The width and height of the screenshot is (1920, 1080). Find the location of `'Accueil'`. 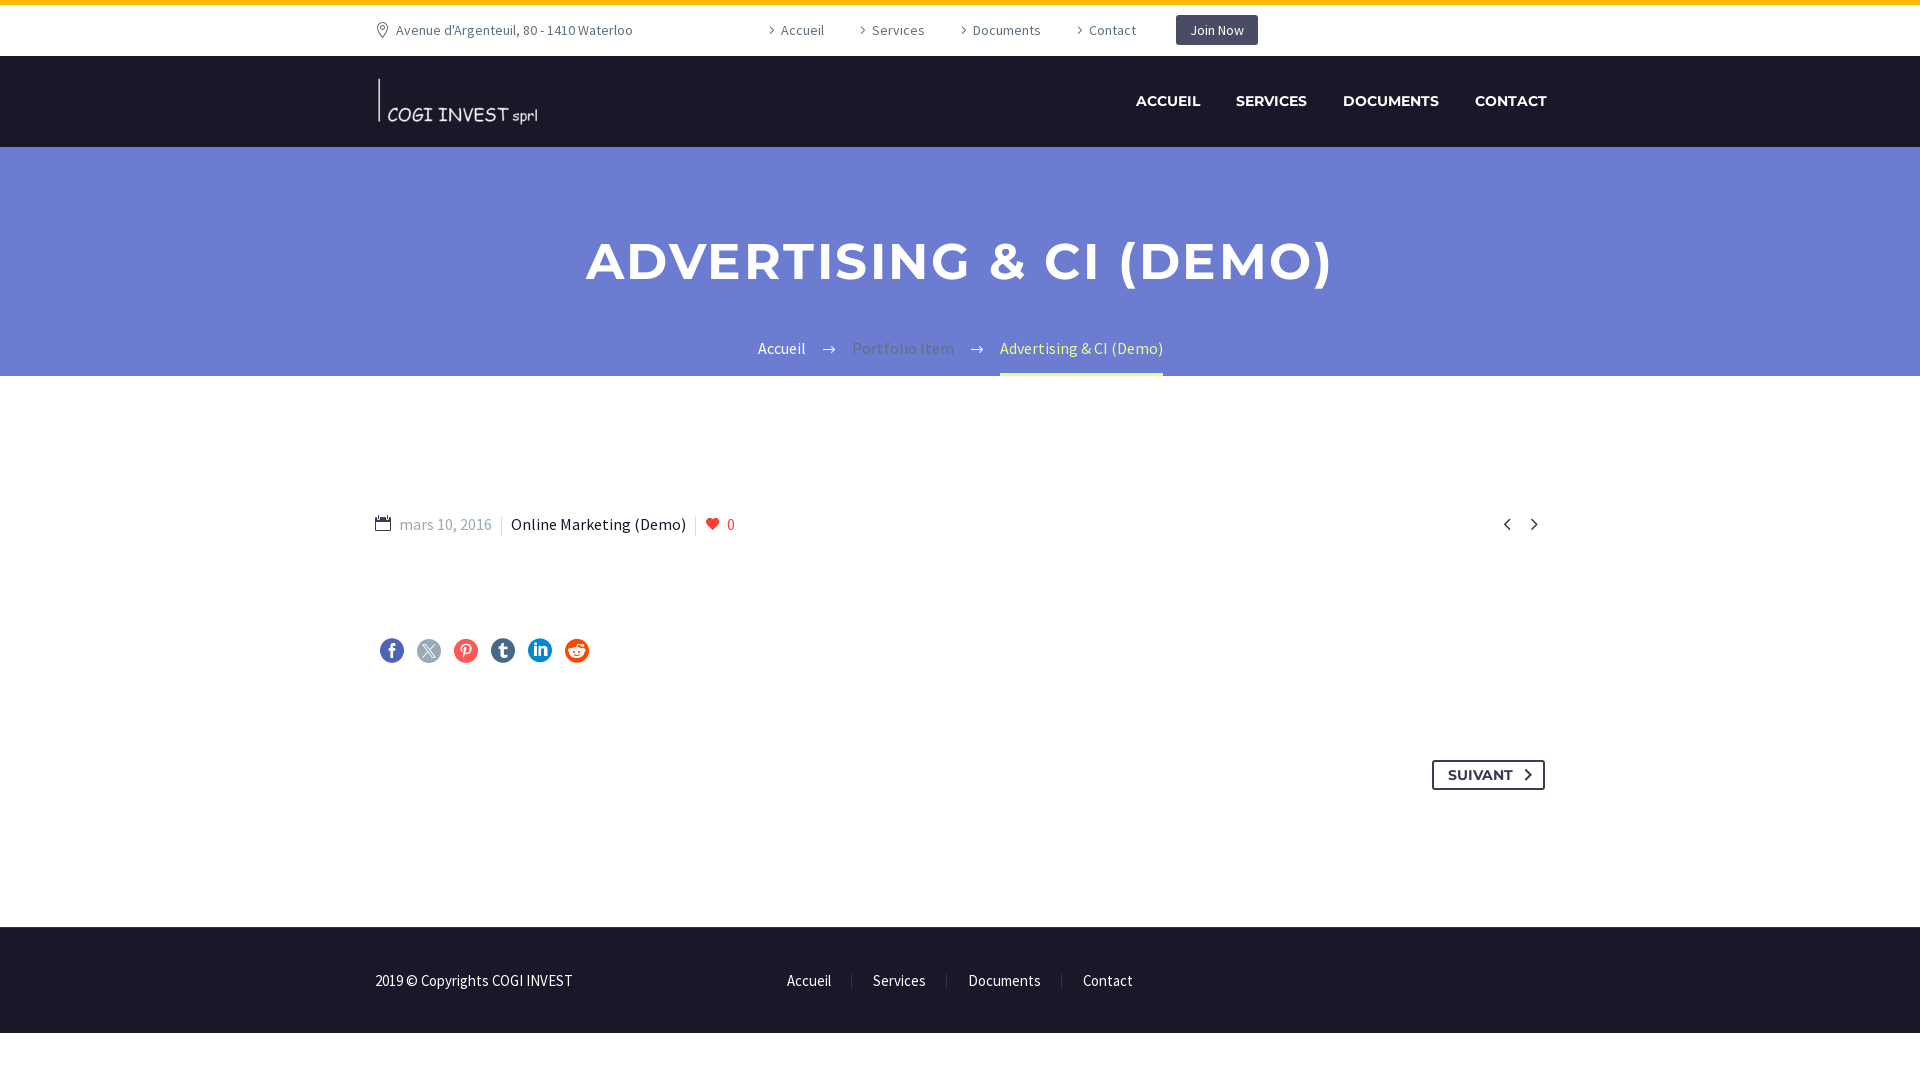

'Accueil' is located at coordinates (809, 980).